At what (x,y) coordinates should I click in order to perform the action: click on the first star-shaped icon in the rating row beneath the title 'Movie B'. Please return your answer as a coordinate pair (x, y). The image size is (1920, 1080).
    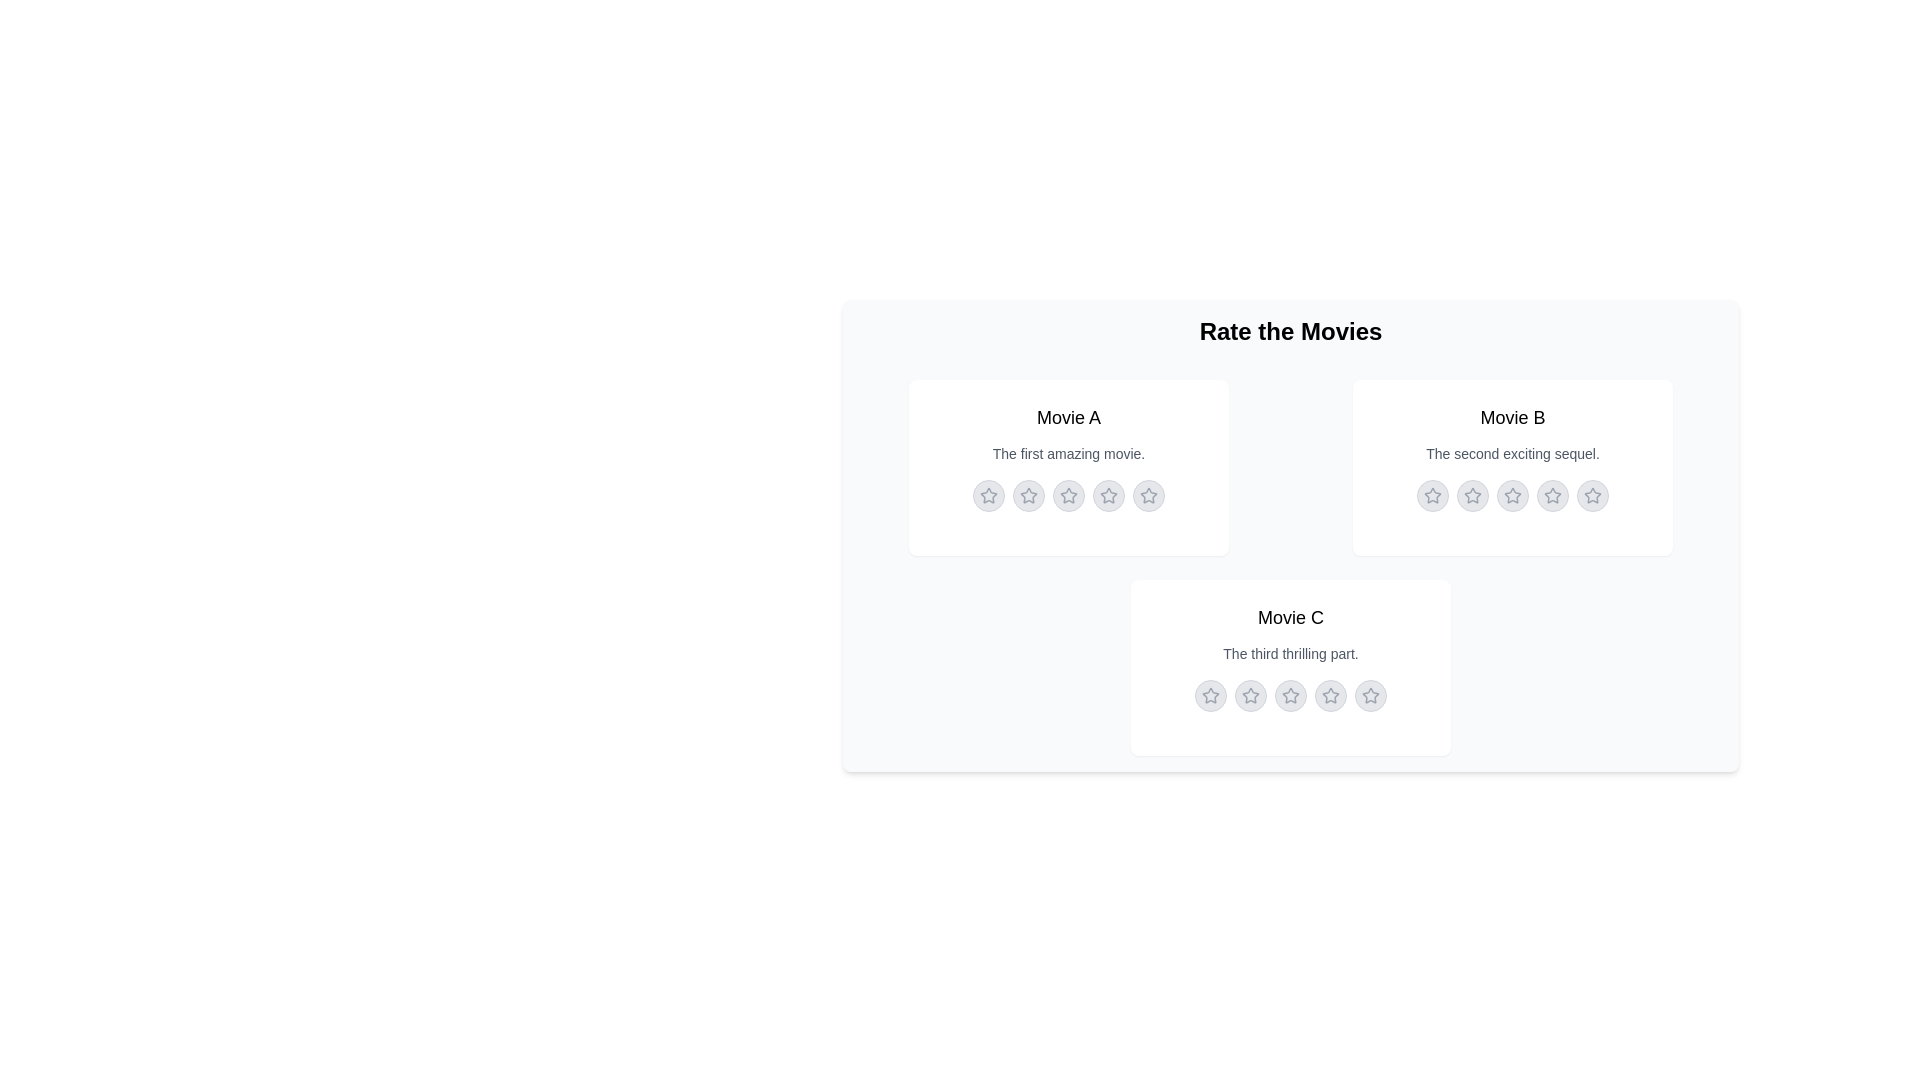
    Looking at the image, I should click on (1432, 495).